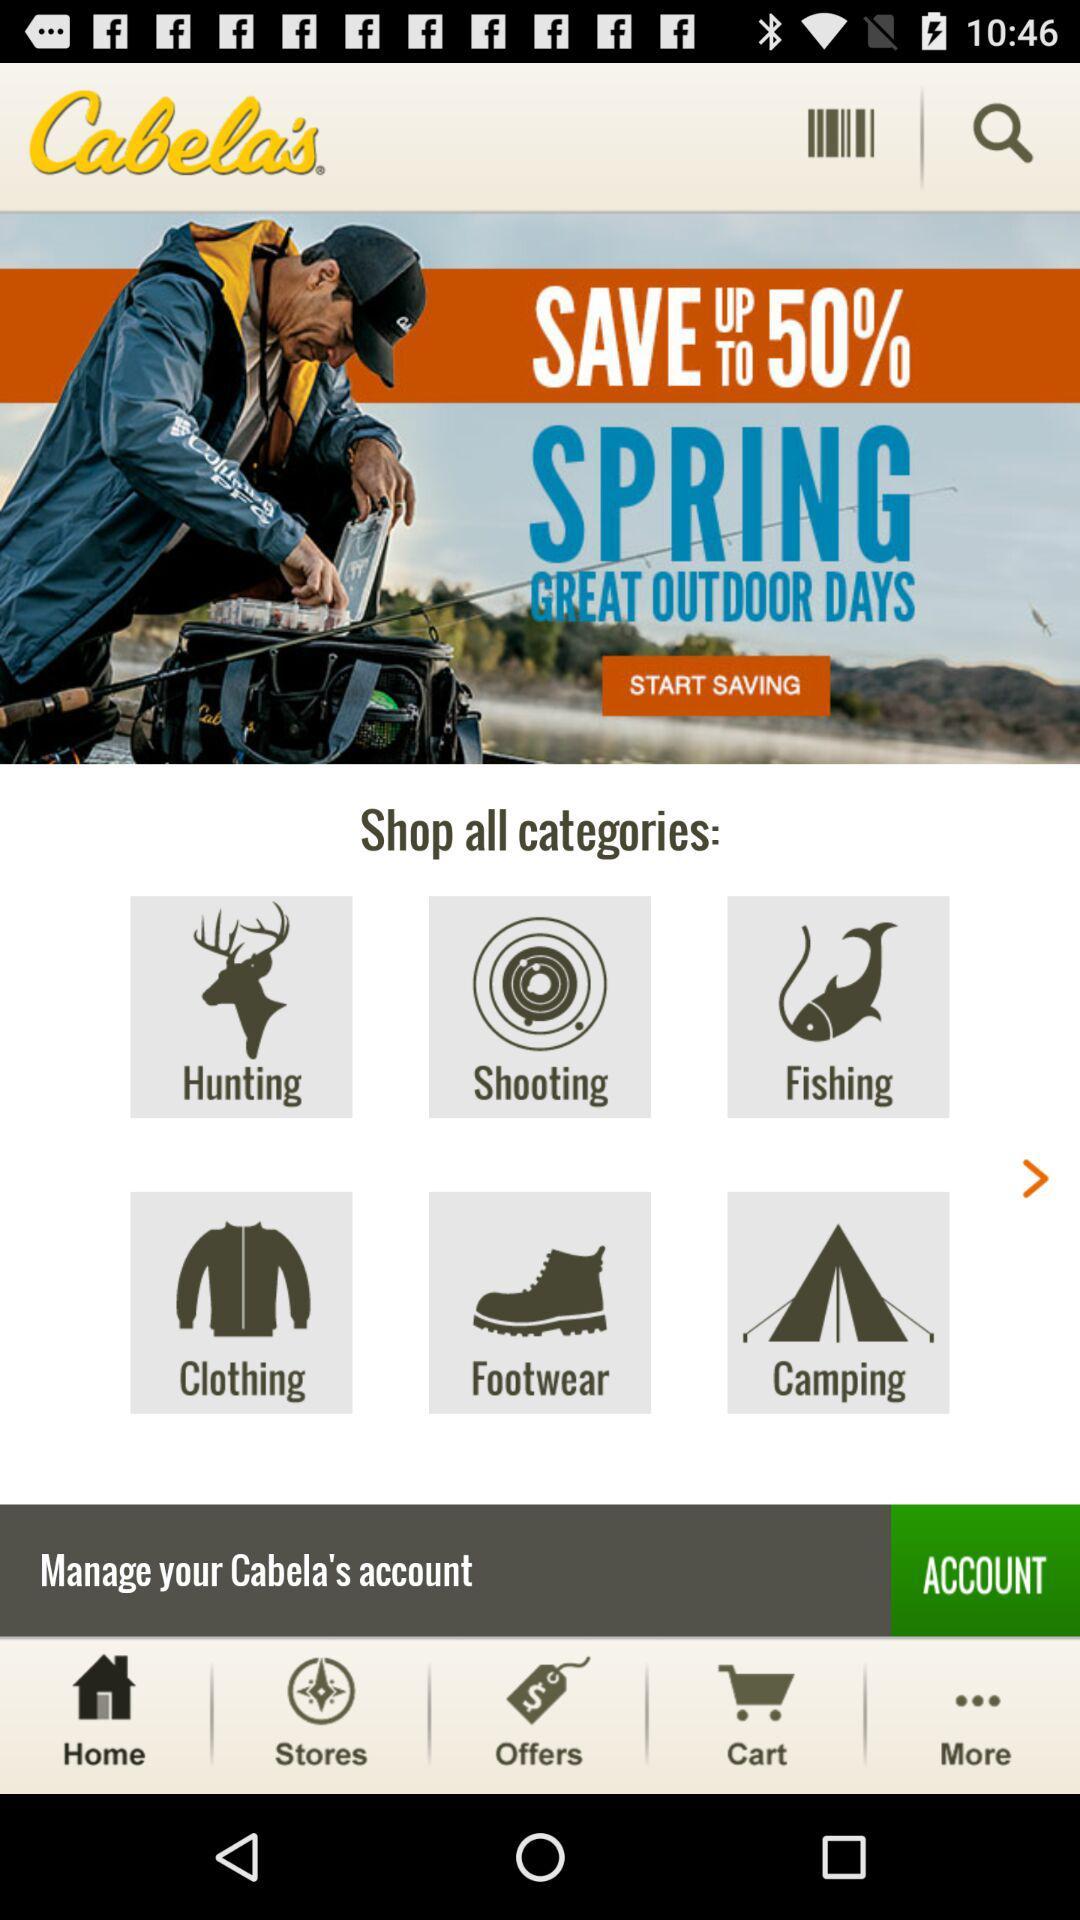 The width and height of the screenshot is (1080, 1920). Describe the element at coordinates (974, 1835) in the screenshot. I see `the more icon` at that location.